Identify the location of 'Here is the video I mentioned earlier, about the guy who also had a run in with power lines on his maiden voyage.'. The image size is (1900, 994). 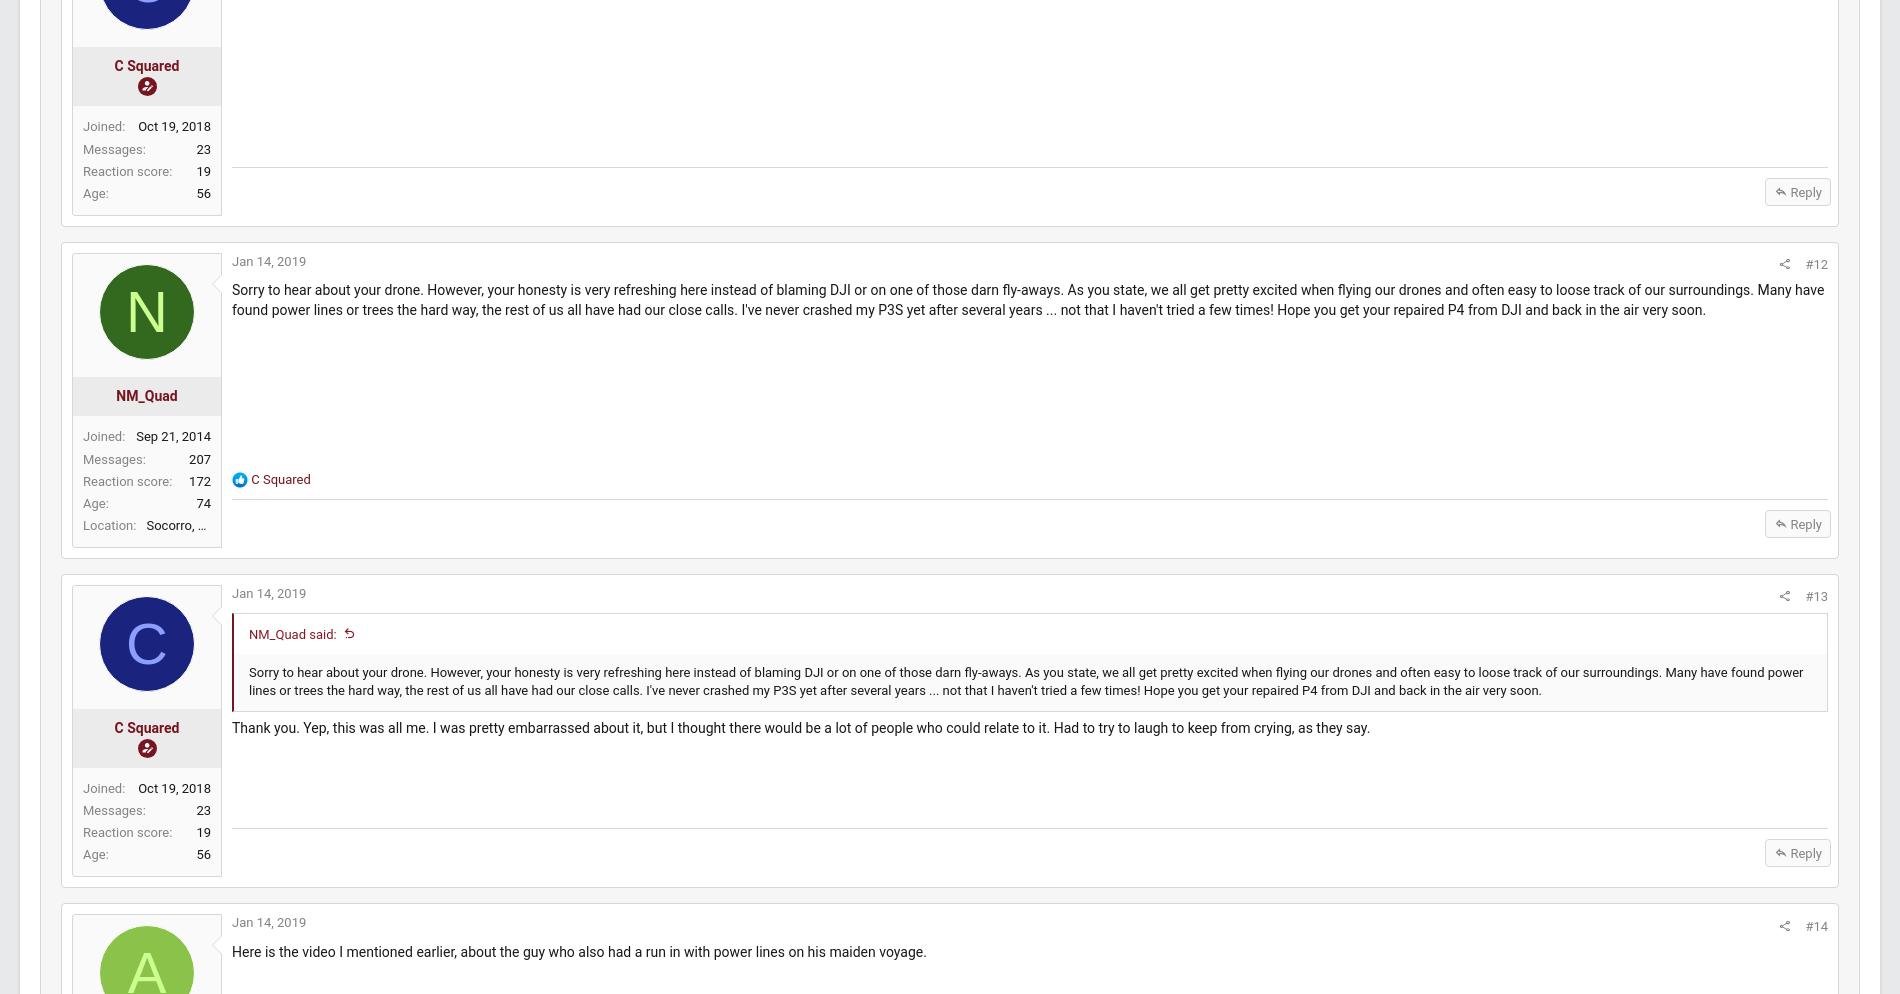
(277, 970).